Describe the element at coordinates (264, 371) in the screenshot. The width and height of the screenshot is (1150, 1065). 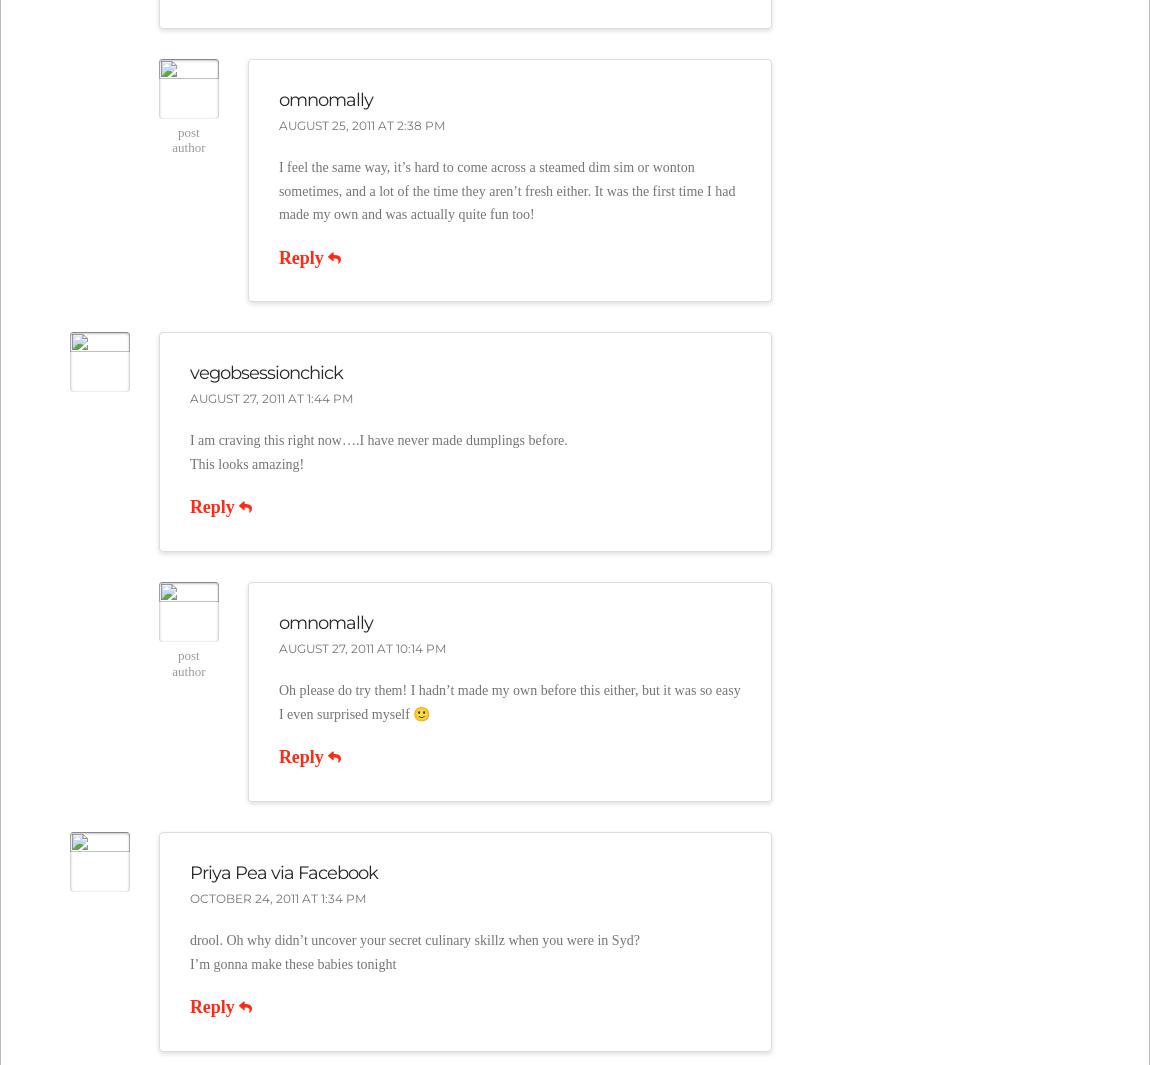
I see `'vegobsessionchick'` at that location.